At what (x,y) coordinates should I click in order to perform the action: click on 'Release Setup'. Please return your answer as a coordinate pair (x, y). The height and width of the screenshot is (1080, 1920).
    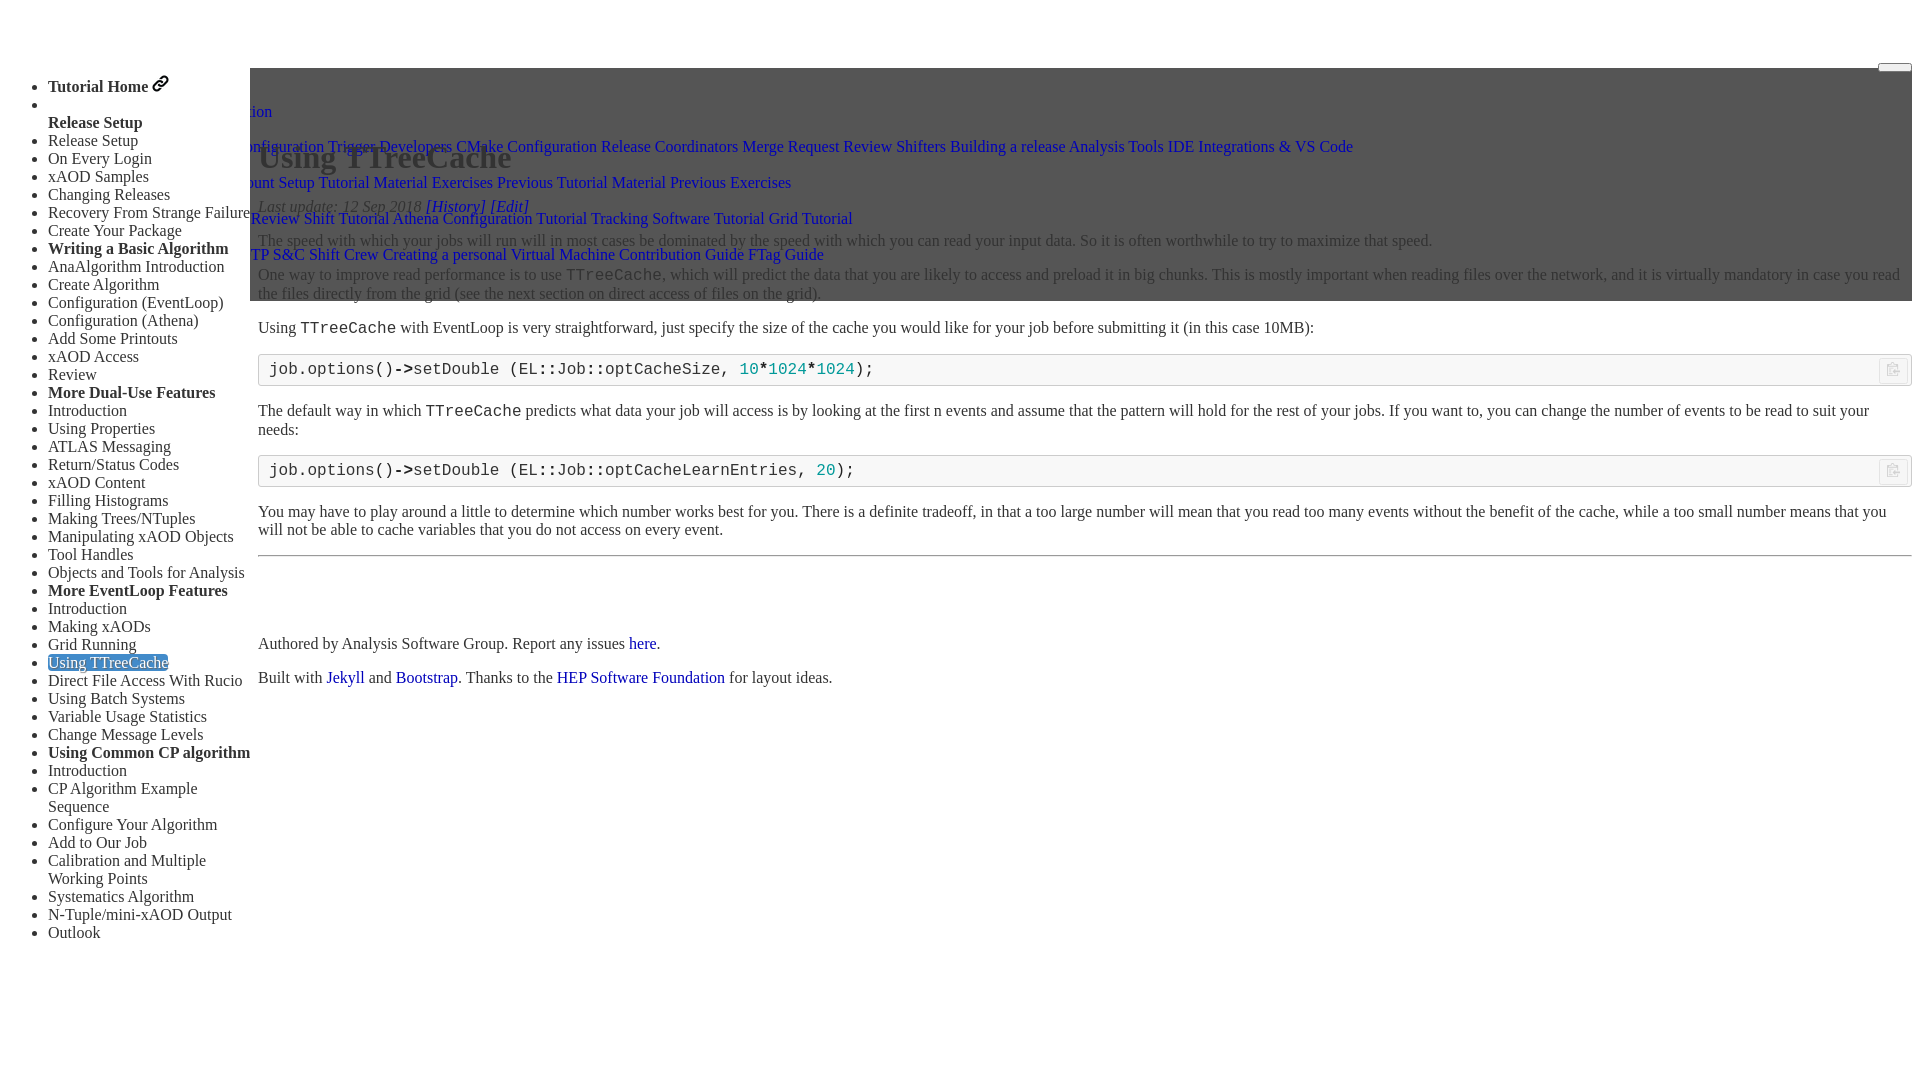
    Looking at the image, I should click on (91, 139).